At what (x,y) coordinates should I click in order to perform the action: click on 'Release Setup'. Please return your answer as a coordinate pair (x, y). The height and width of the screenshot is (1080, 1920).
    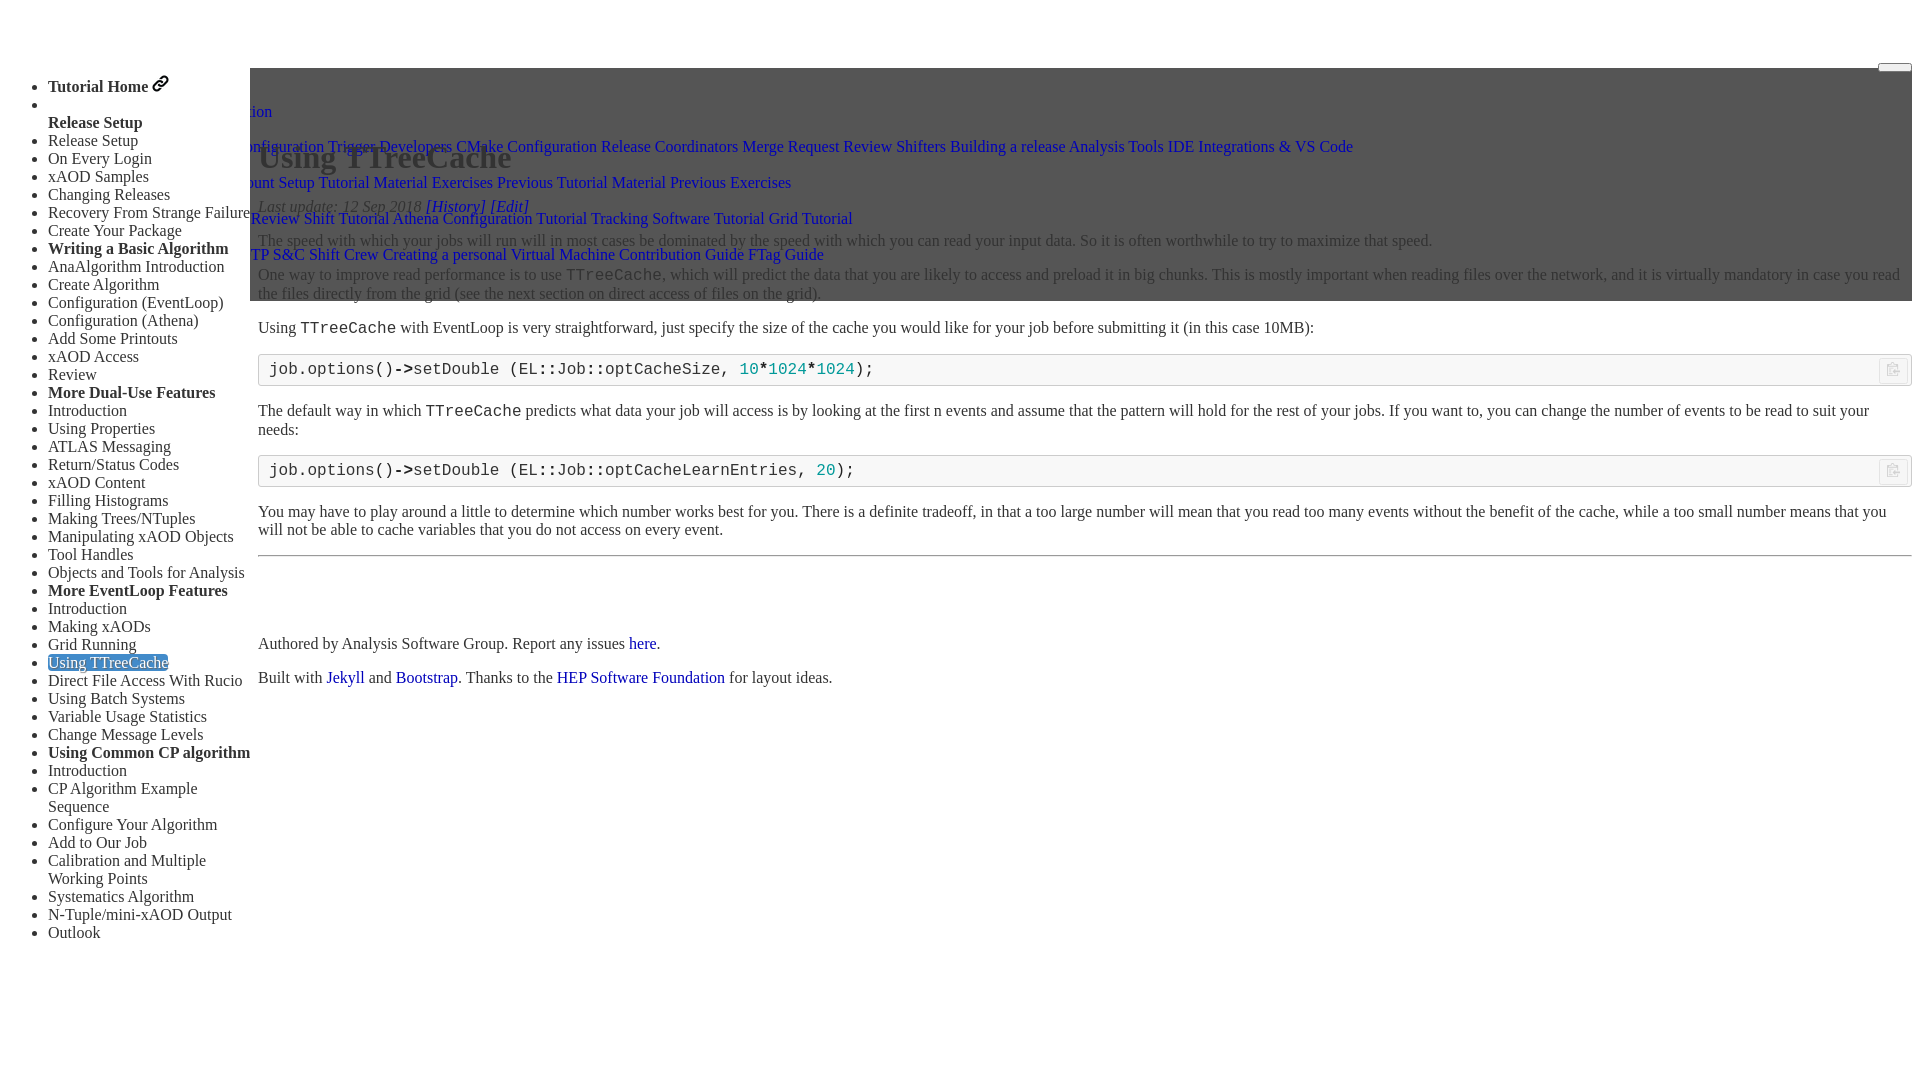
    Looking at the image, I should click on (91, 139).